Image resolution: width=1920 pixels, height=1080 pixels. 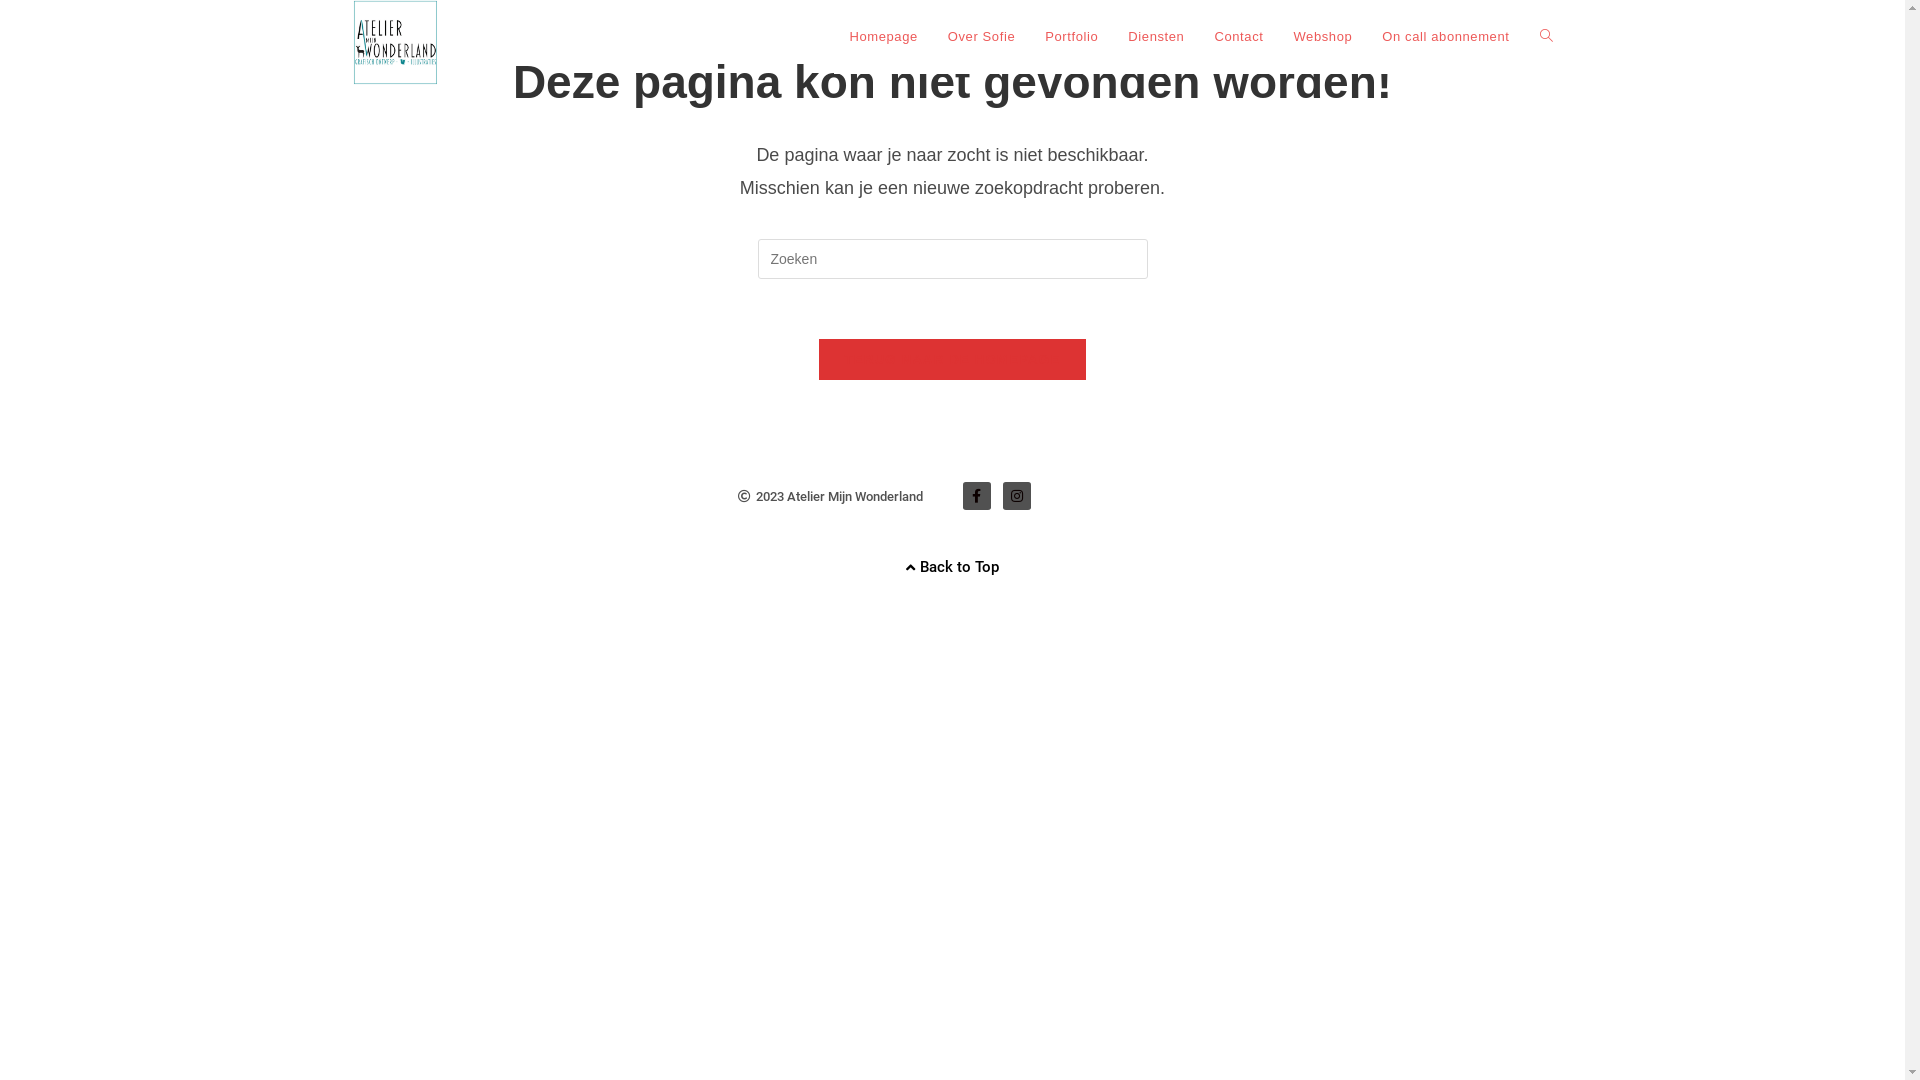 What do you see at coordinates (1445, 37) in the screenshot?
I see `'On call abonnement'` at bounding box center [1445, 37].